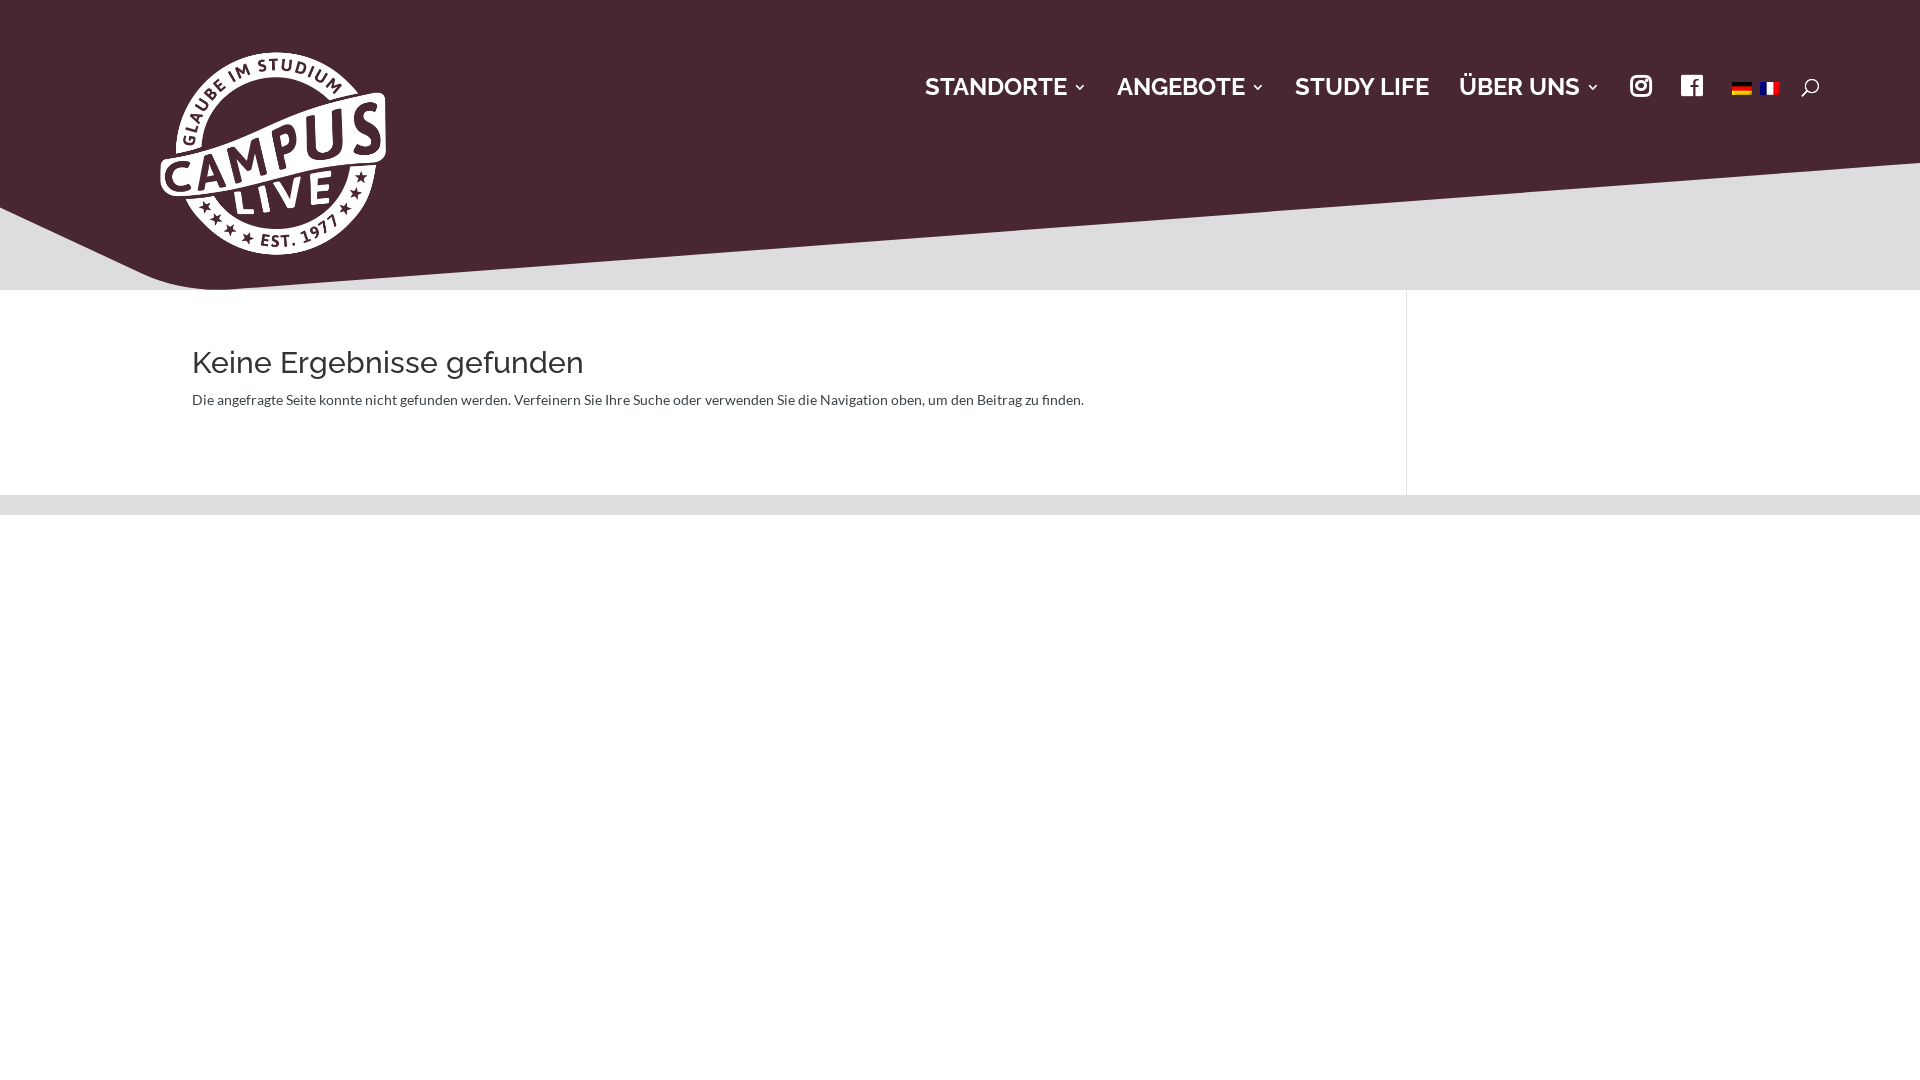  I want to click on 'STUDY LIFE', so click(1361, 86).